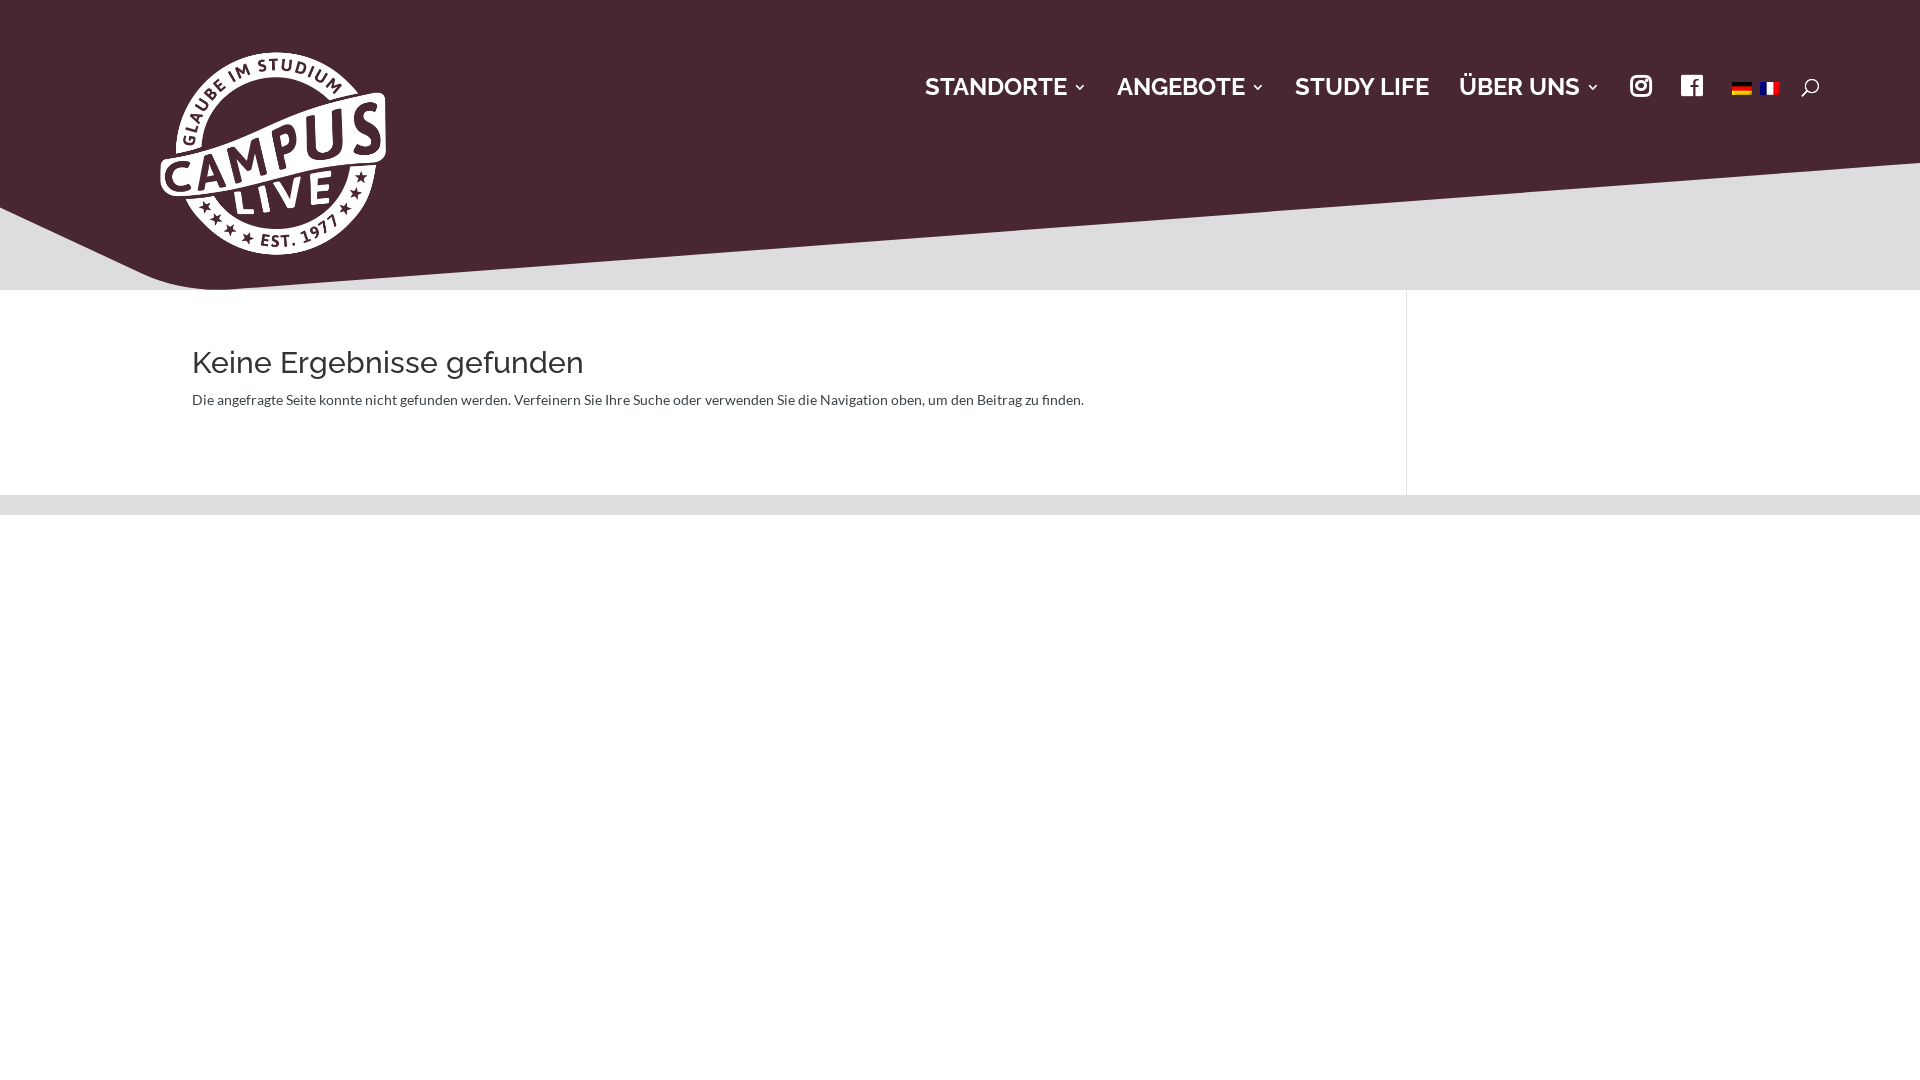  I want to click on 'STUDY LIFE', so click(1361, 86).